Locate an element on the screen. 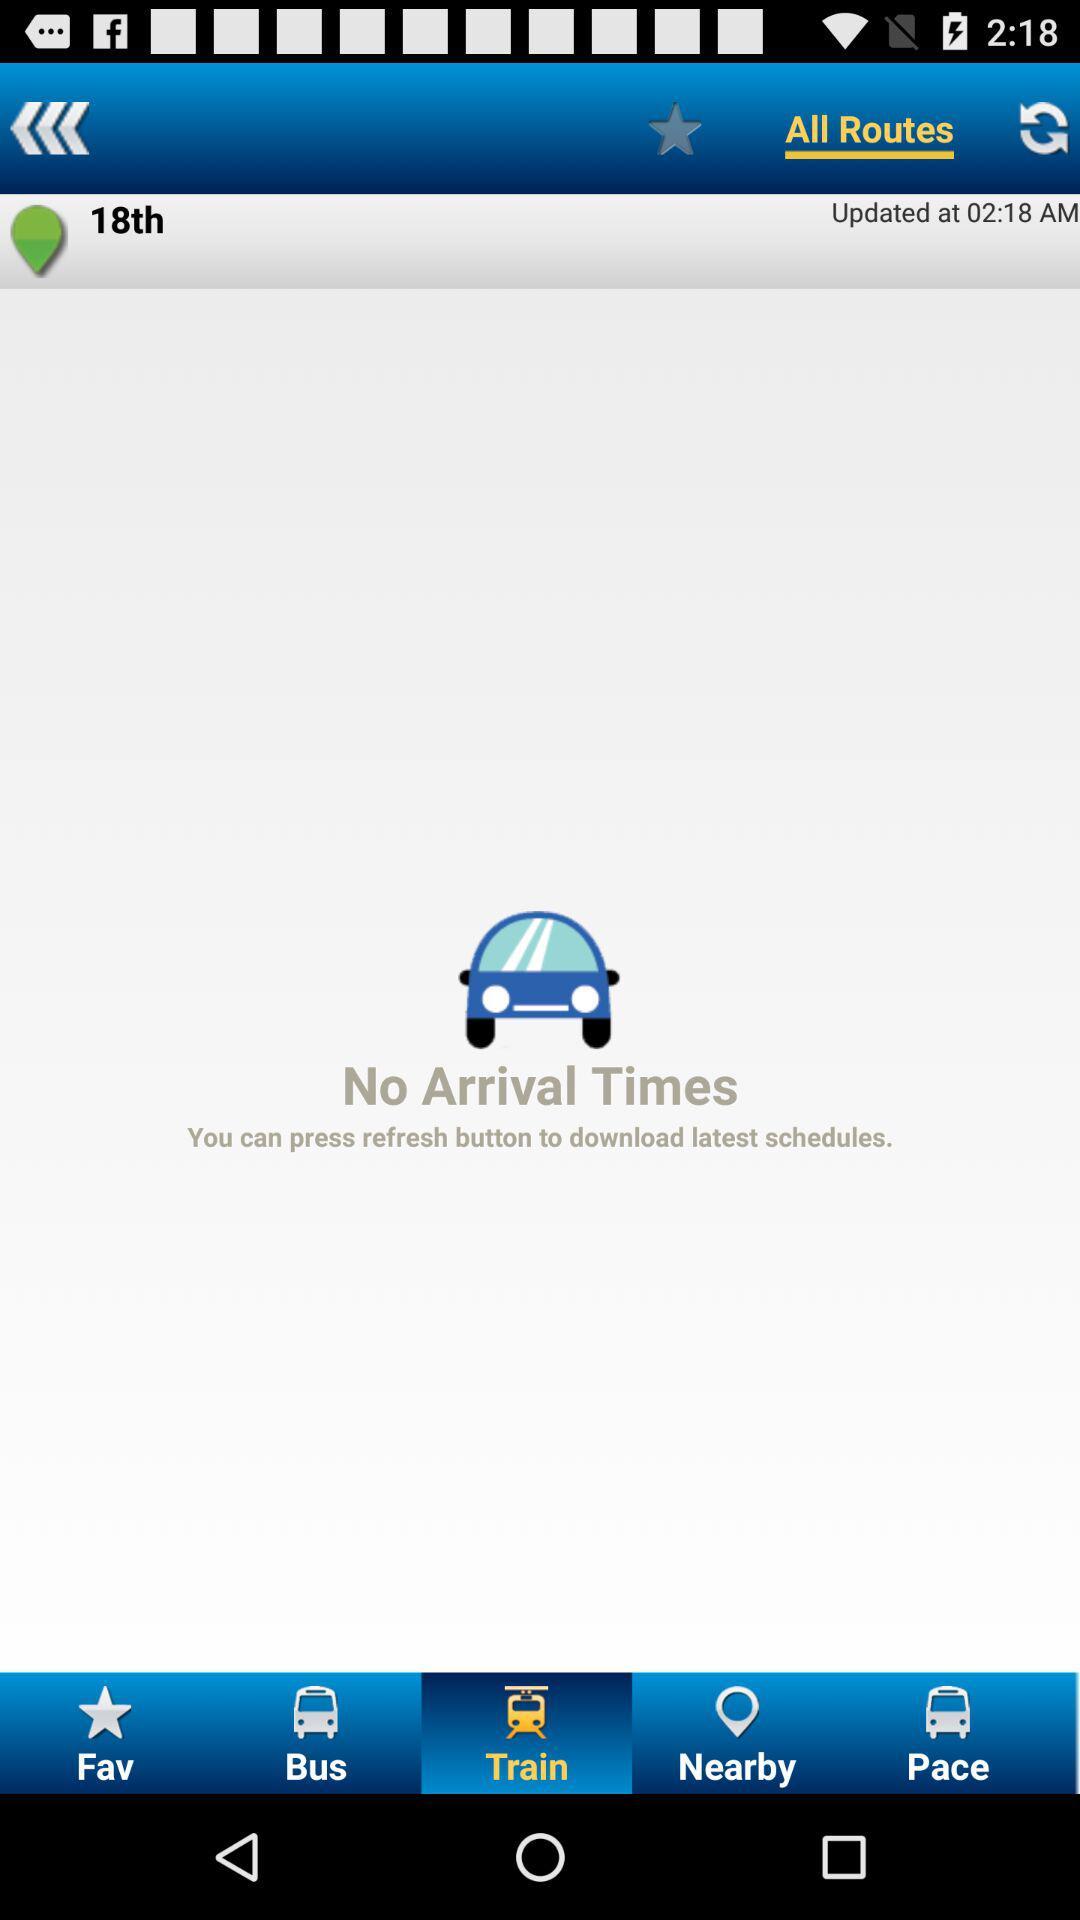  the refresh icon is located at coordinates (1042, 136).